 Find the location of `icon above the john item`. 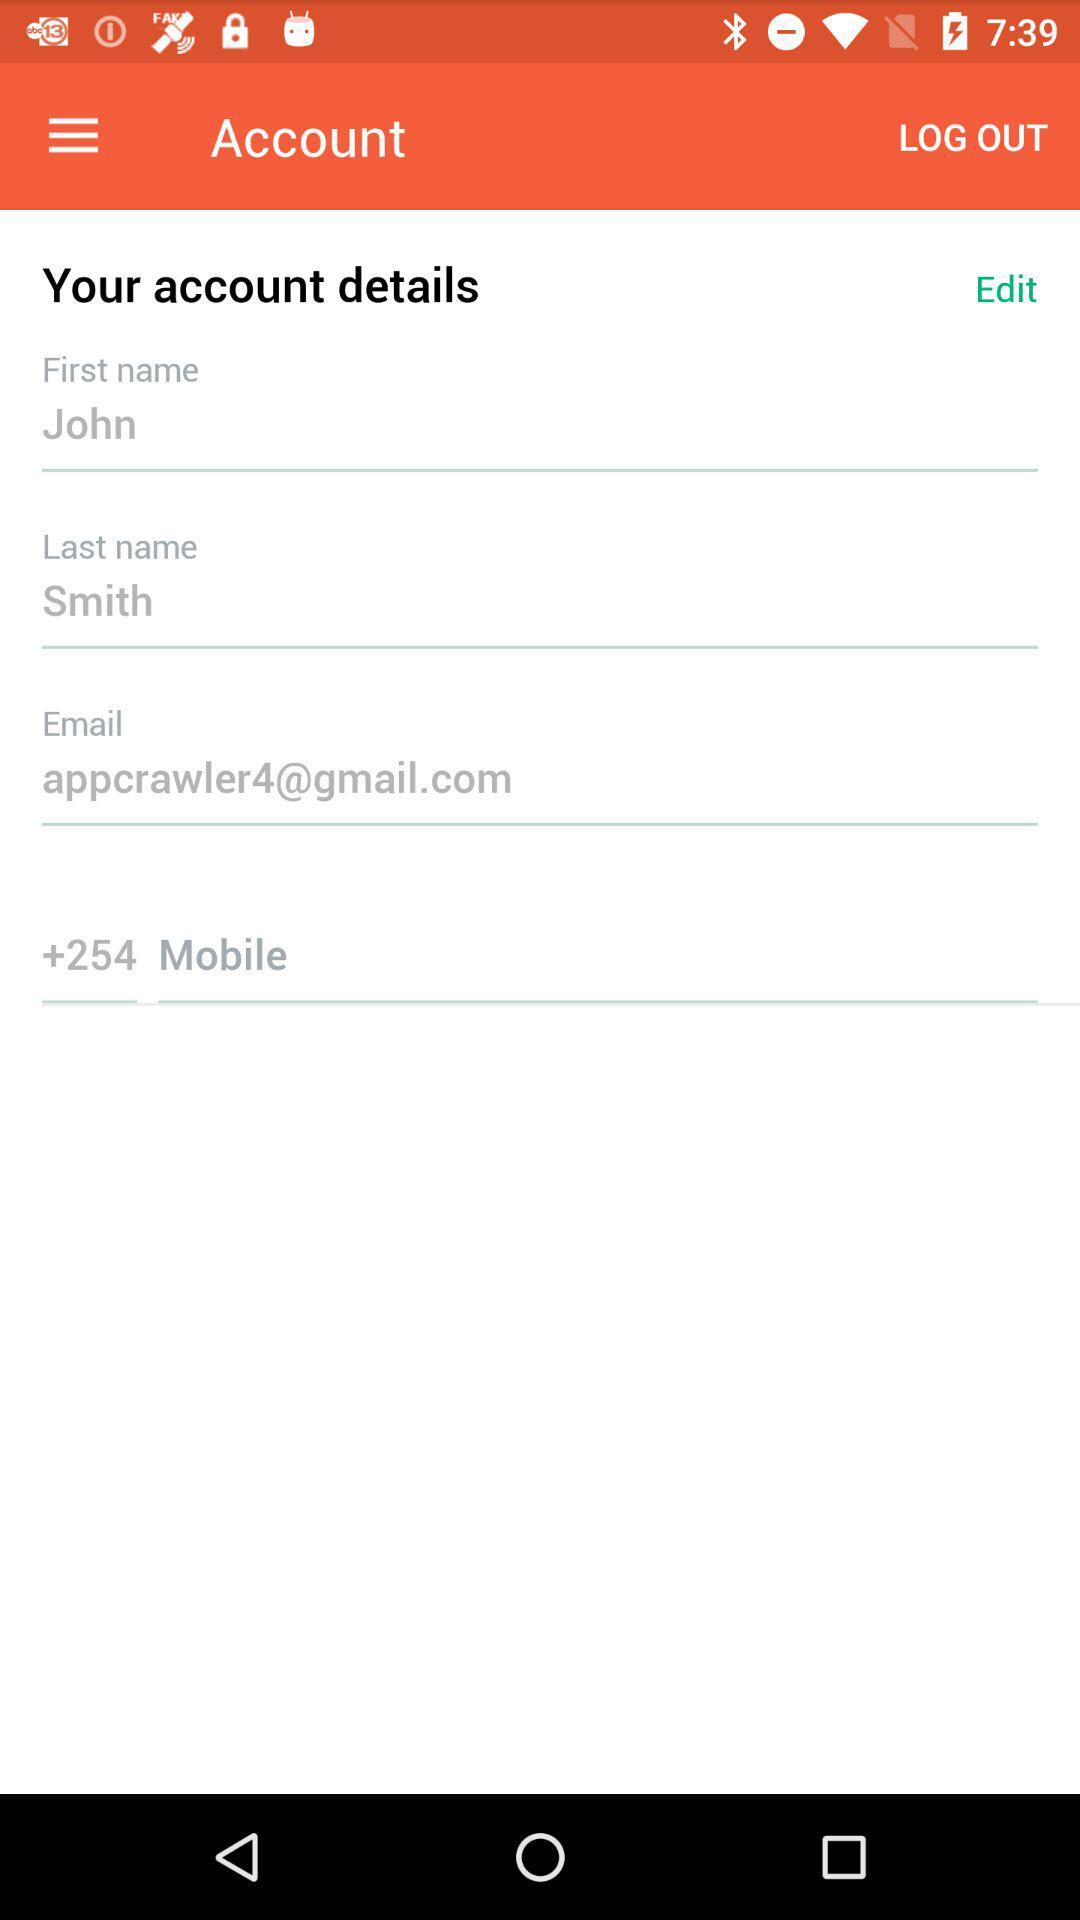

icon above the john item is located at coordinates (1006, 287).